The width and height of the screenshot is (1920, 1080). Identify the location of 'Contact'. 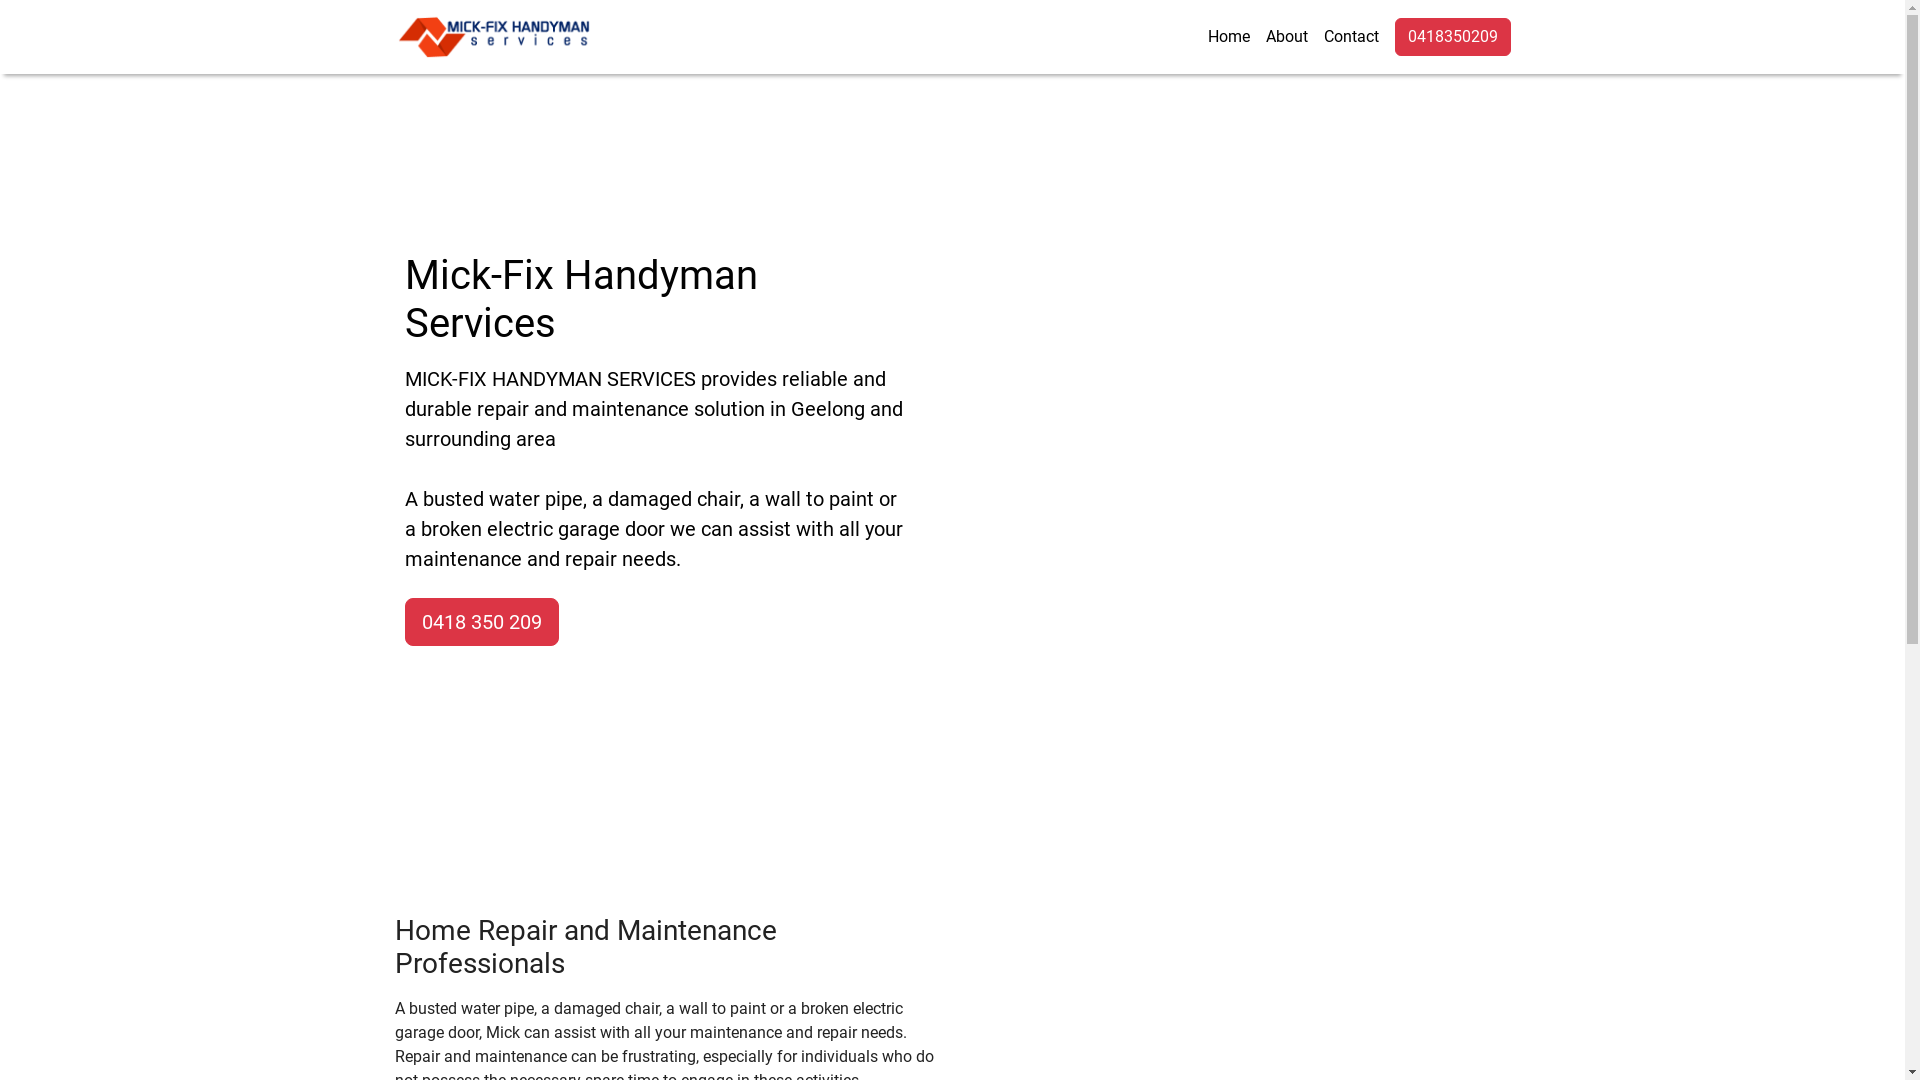
(1315, 37).